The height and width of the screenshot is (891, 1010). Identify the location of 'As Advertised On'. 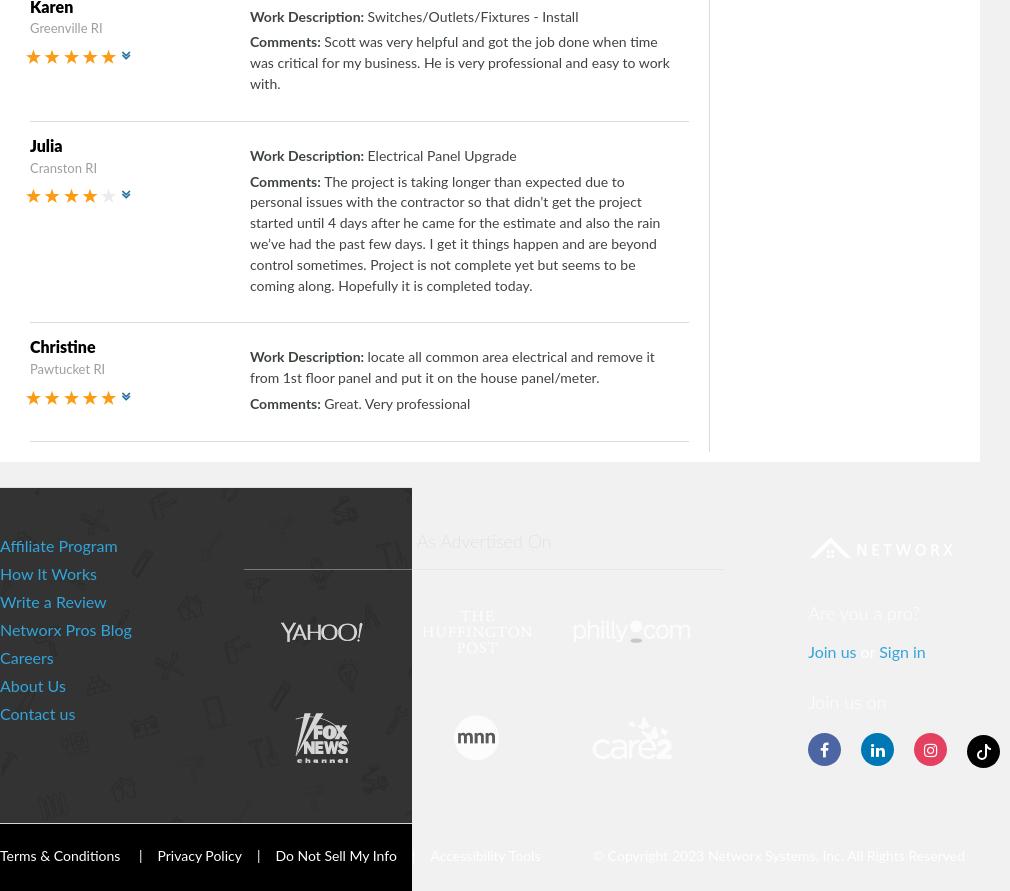
(483, 541).